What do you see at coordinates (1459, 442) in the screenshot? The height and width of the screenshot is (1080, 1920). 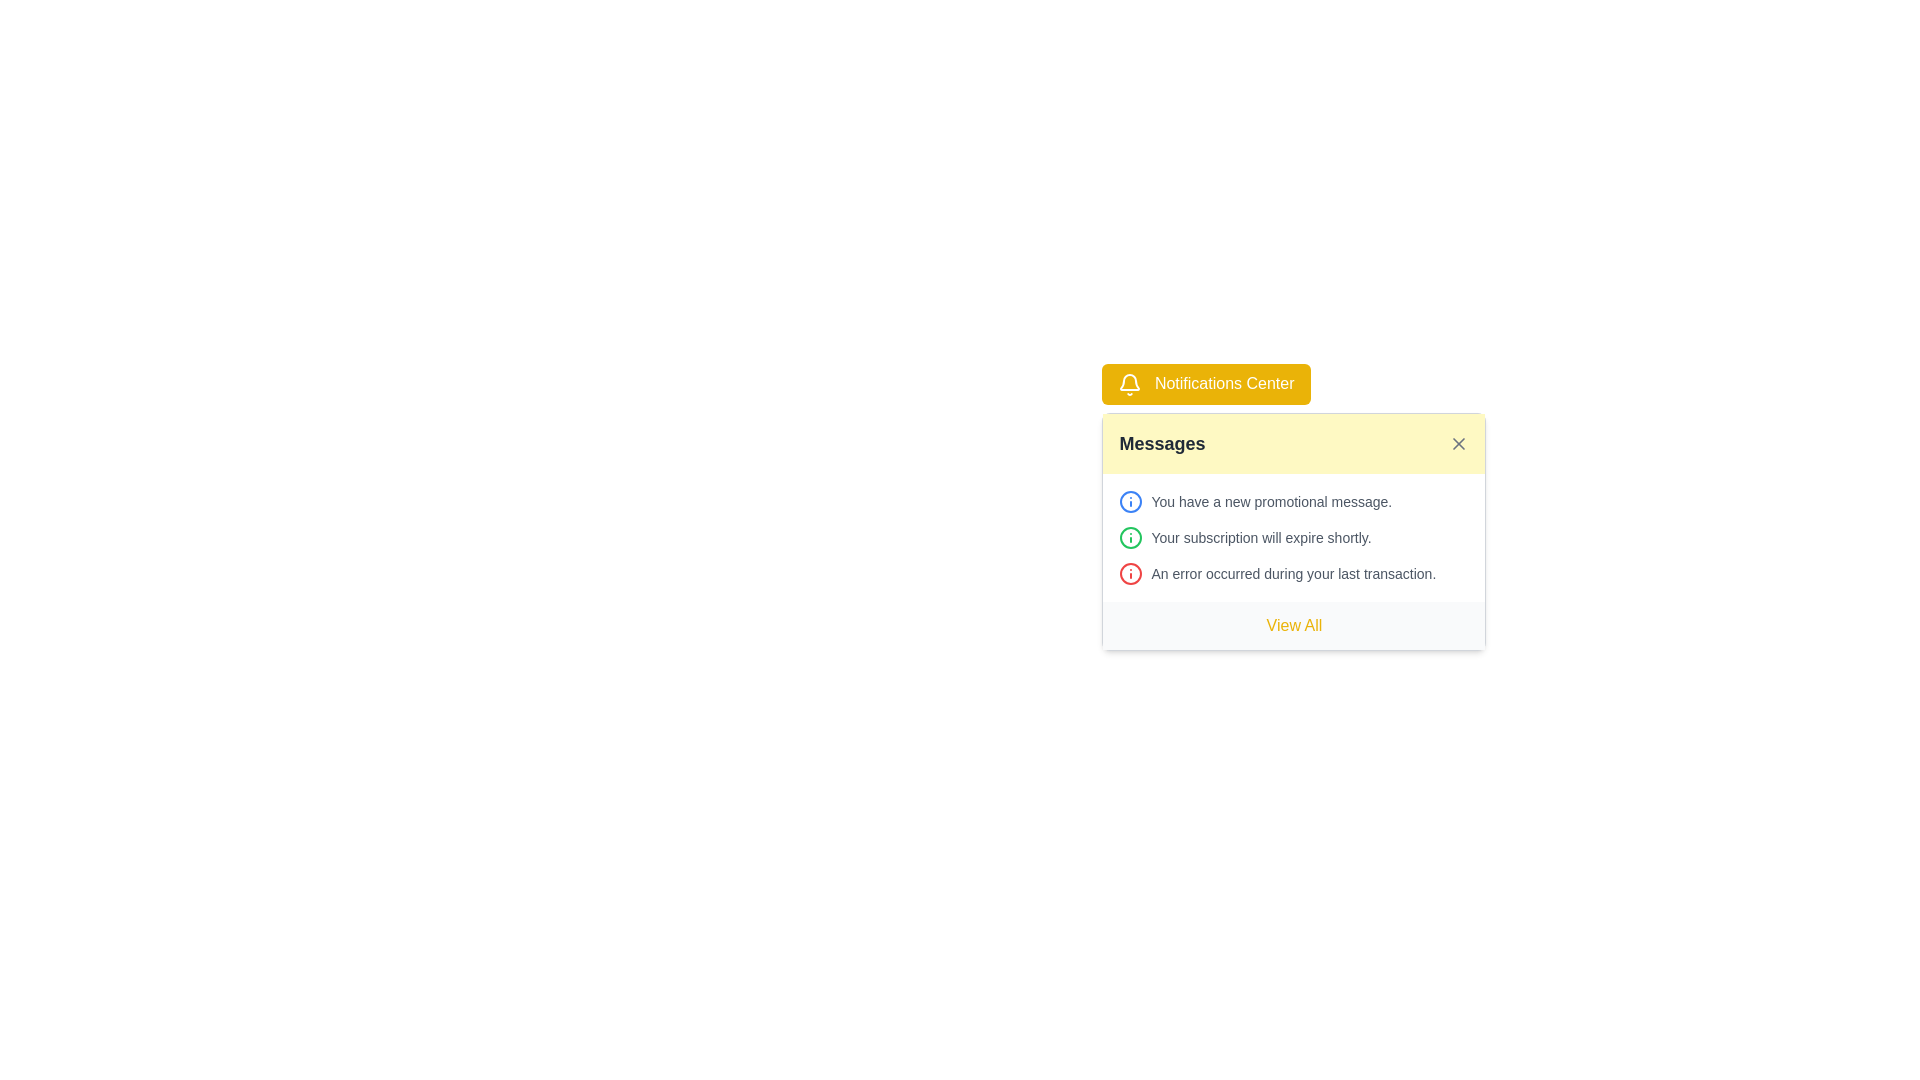 I see `the close button located at the top-right corner of the yellow 'Messages' section` at bounding box center [1459, 442].